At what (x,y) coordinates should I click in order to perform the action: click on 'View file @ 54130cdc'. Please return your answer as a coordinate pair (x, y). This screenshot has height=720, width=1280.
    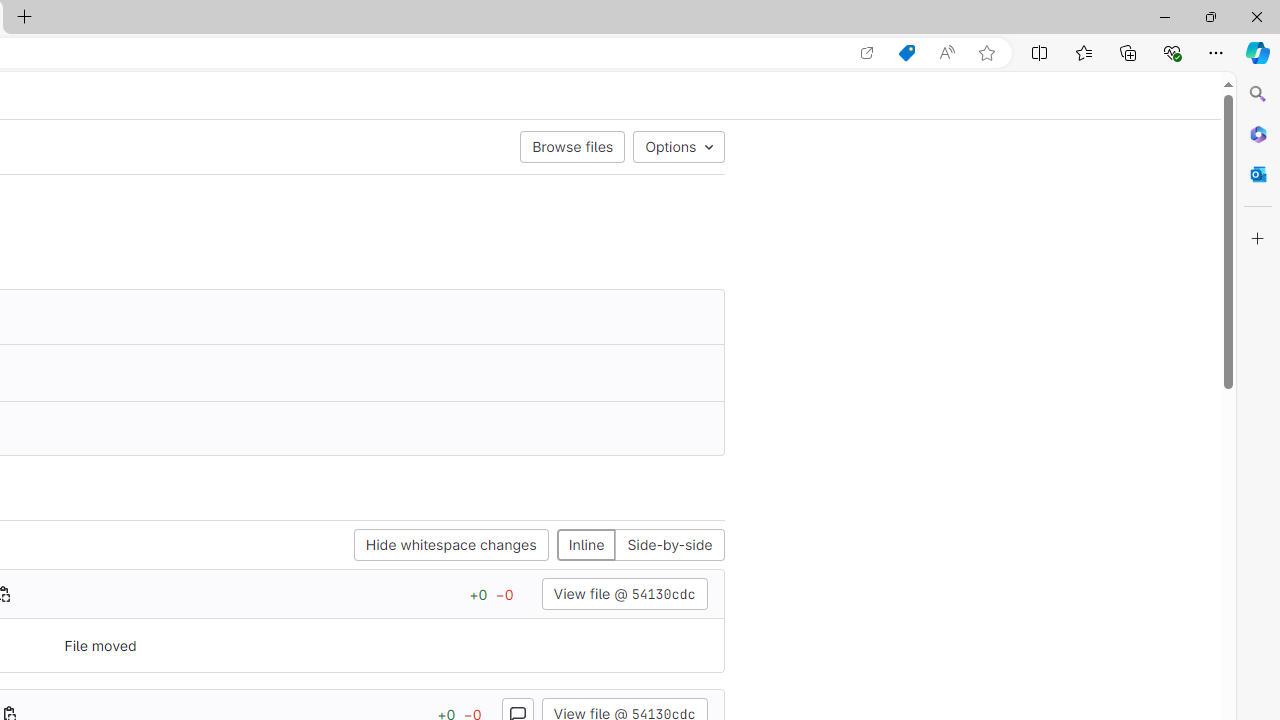
    Looking at the image, I should click on (623, 593).